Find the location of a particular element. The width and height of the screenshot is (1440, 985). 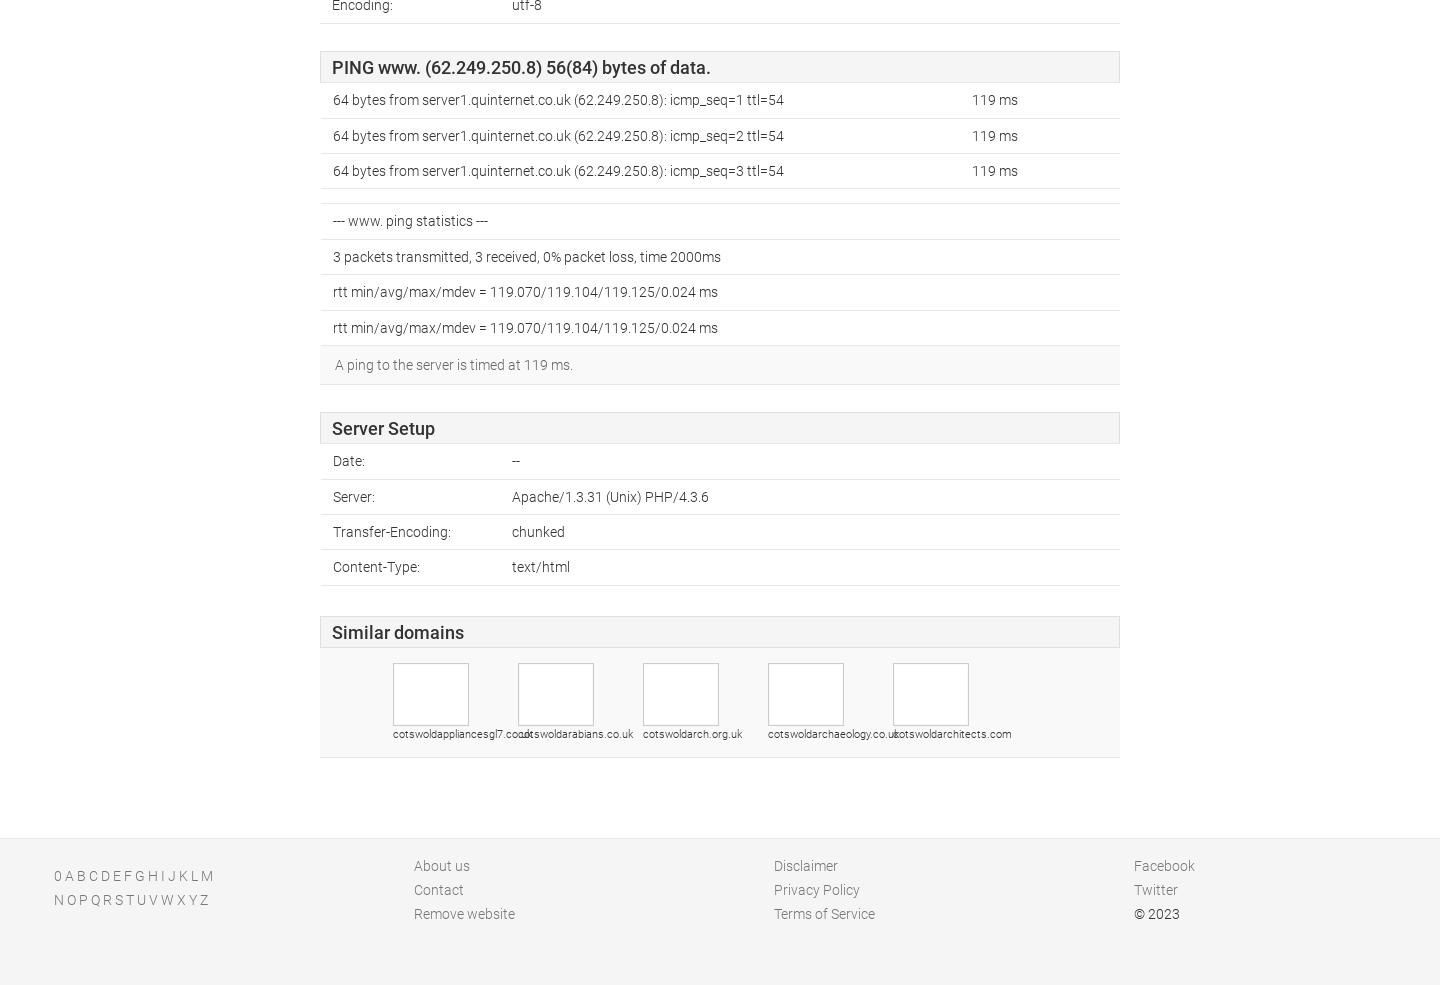

'text/html' is located at coordinates (539, 566).